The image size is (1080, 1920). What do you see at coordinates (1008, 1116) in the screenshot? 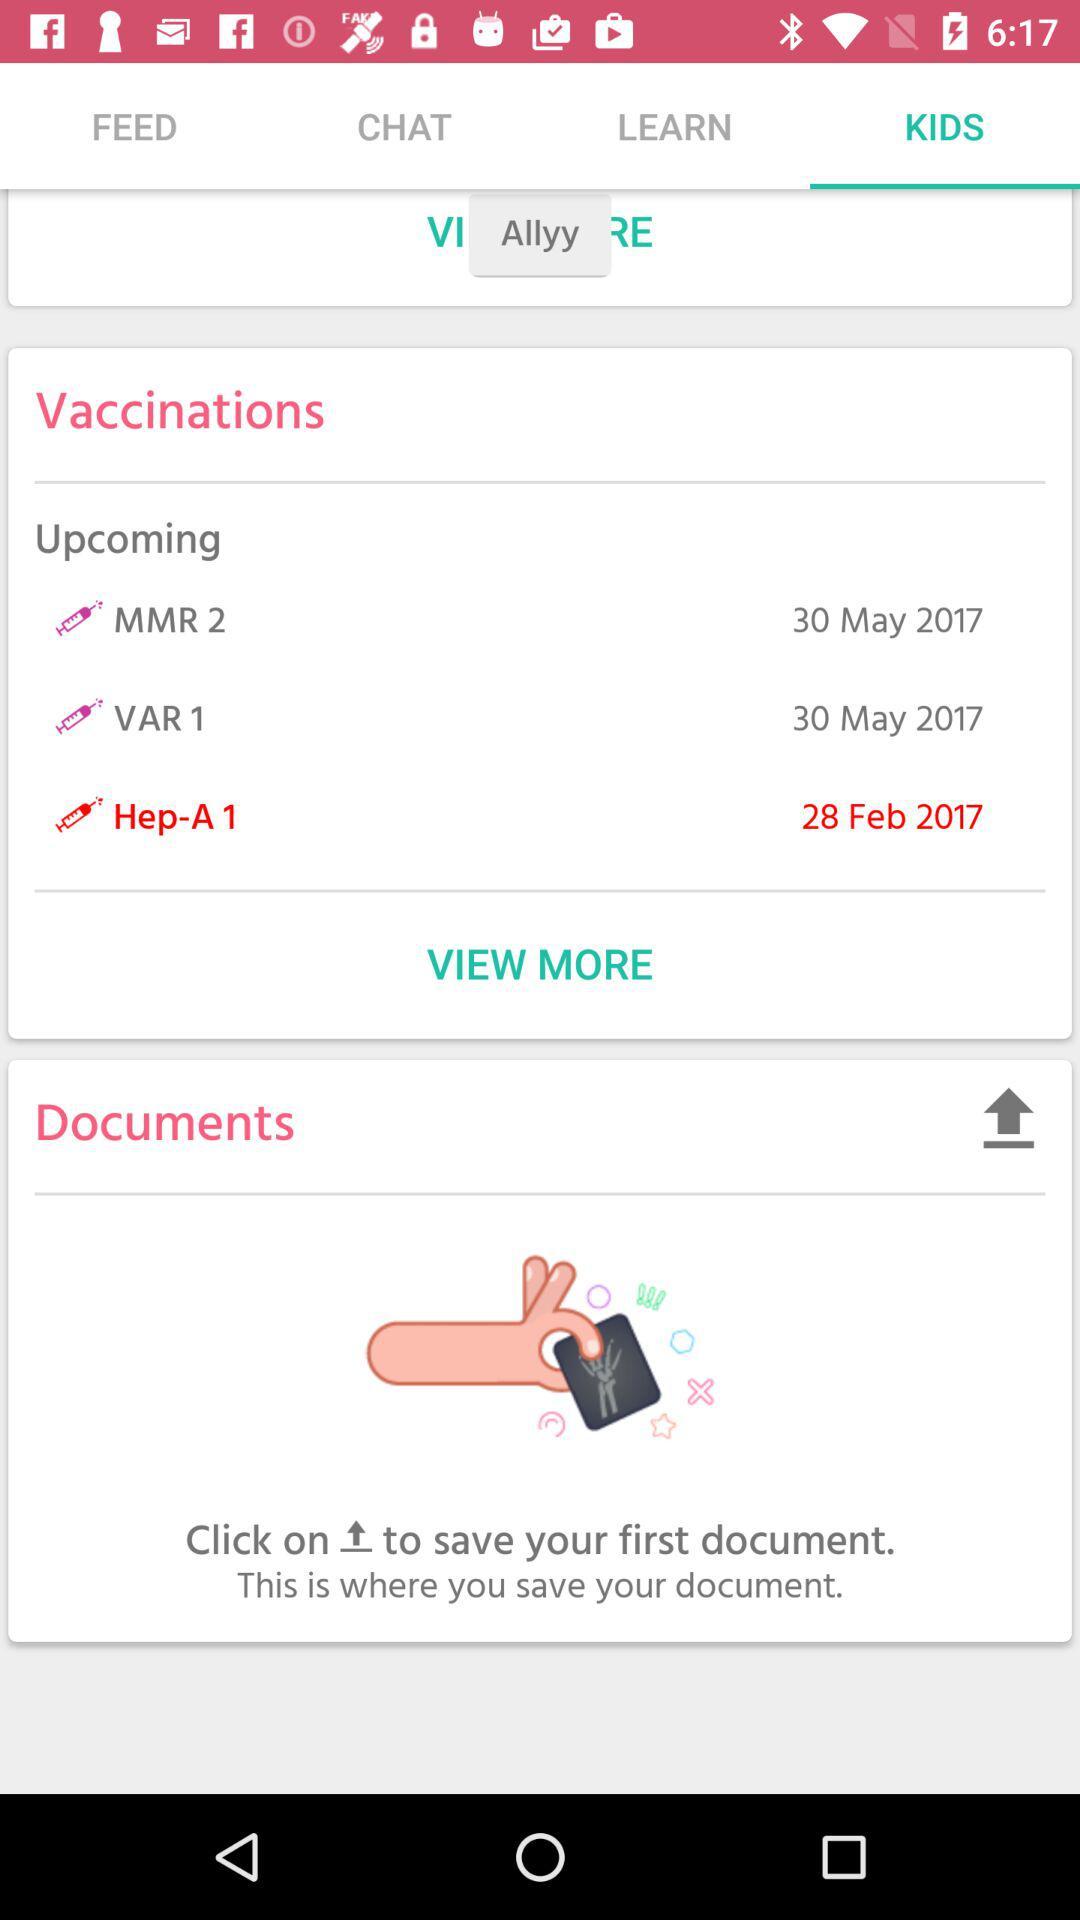
I see `the item on the right` at bounding box center [1008, 1116].